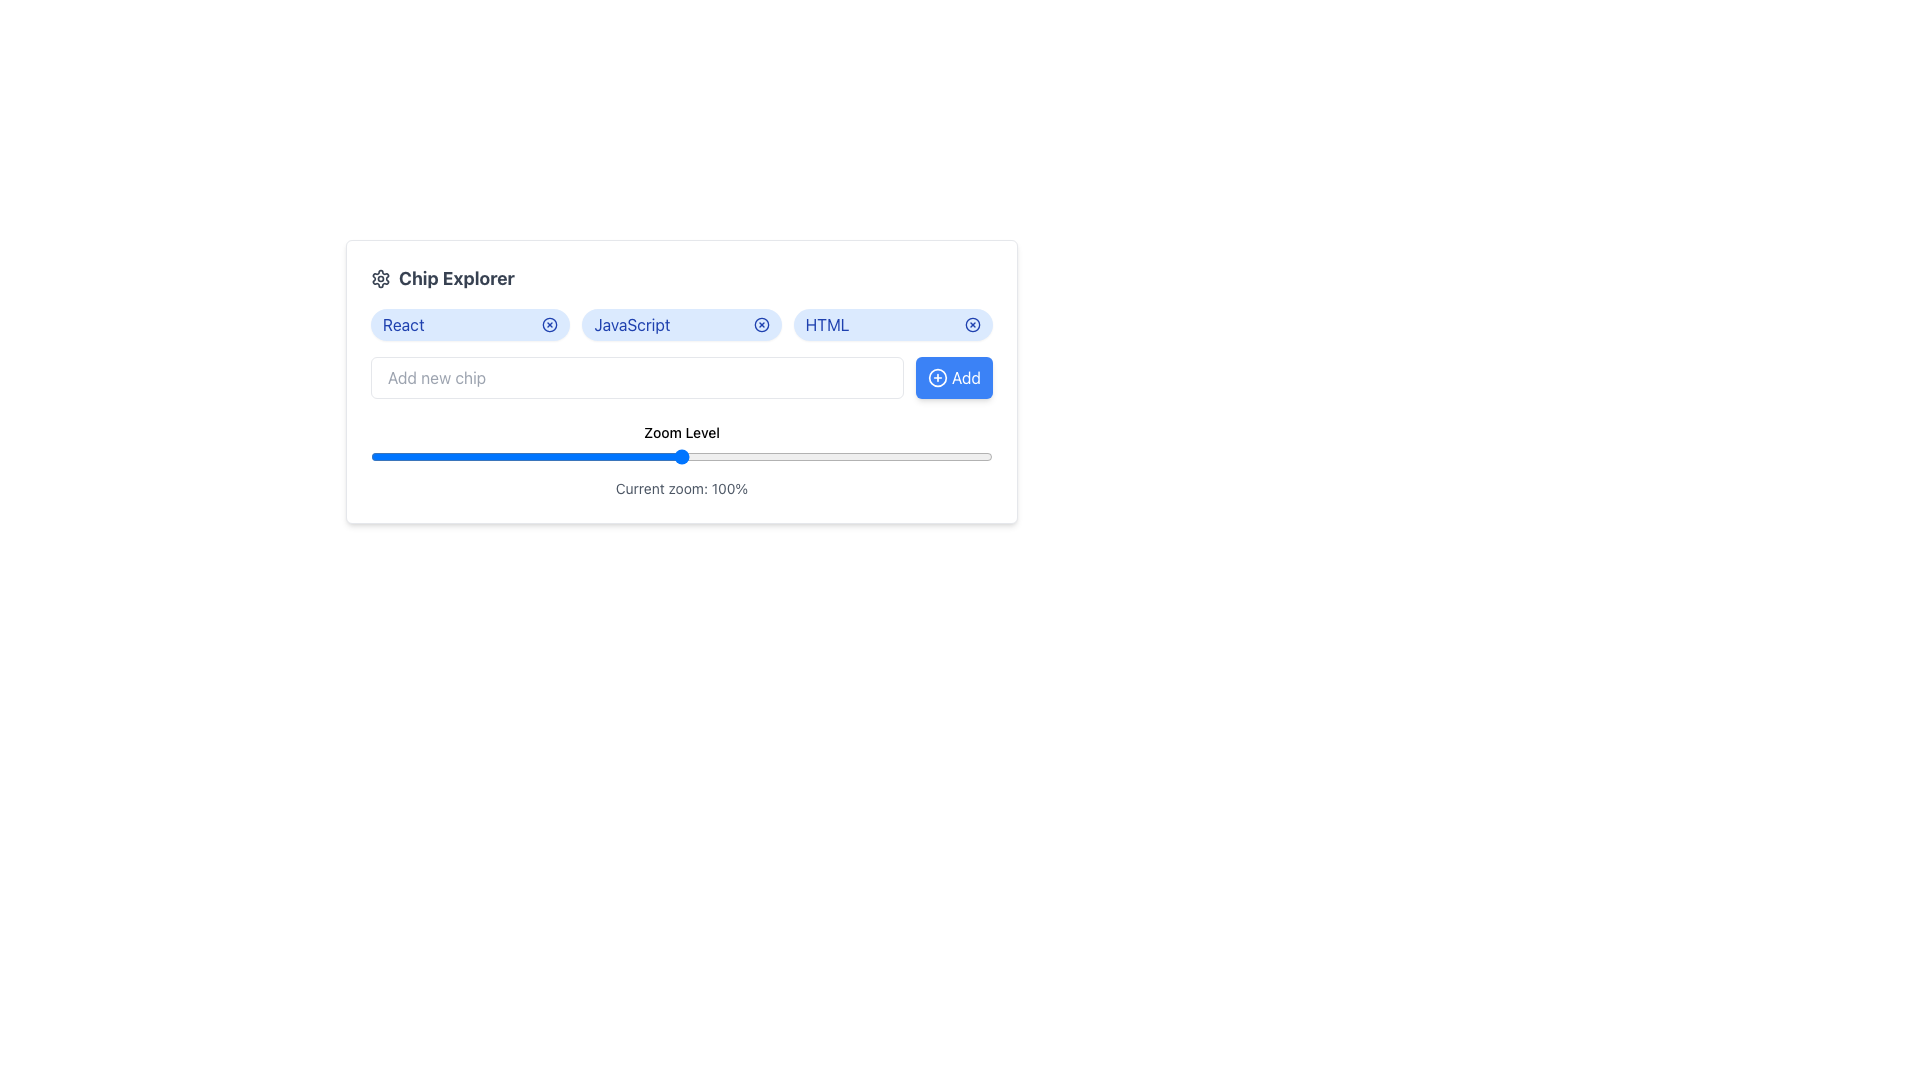 The width and height of the screenshot is (1920, 1080). Describe the element at coordinates (880, 456) in the screenshot. I see `zoom level` at that location.